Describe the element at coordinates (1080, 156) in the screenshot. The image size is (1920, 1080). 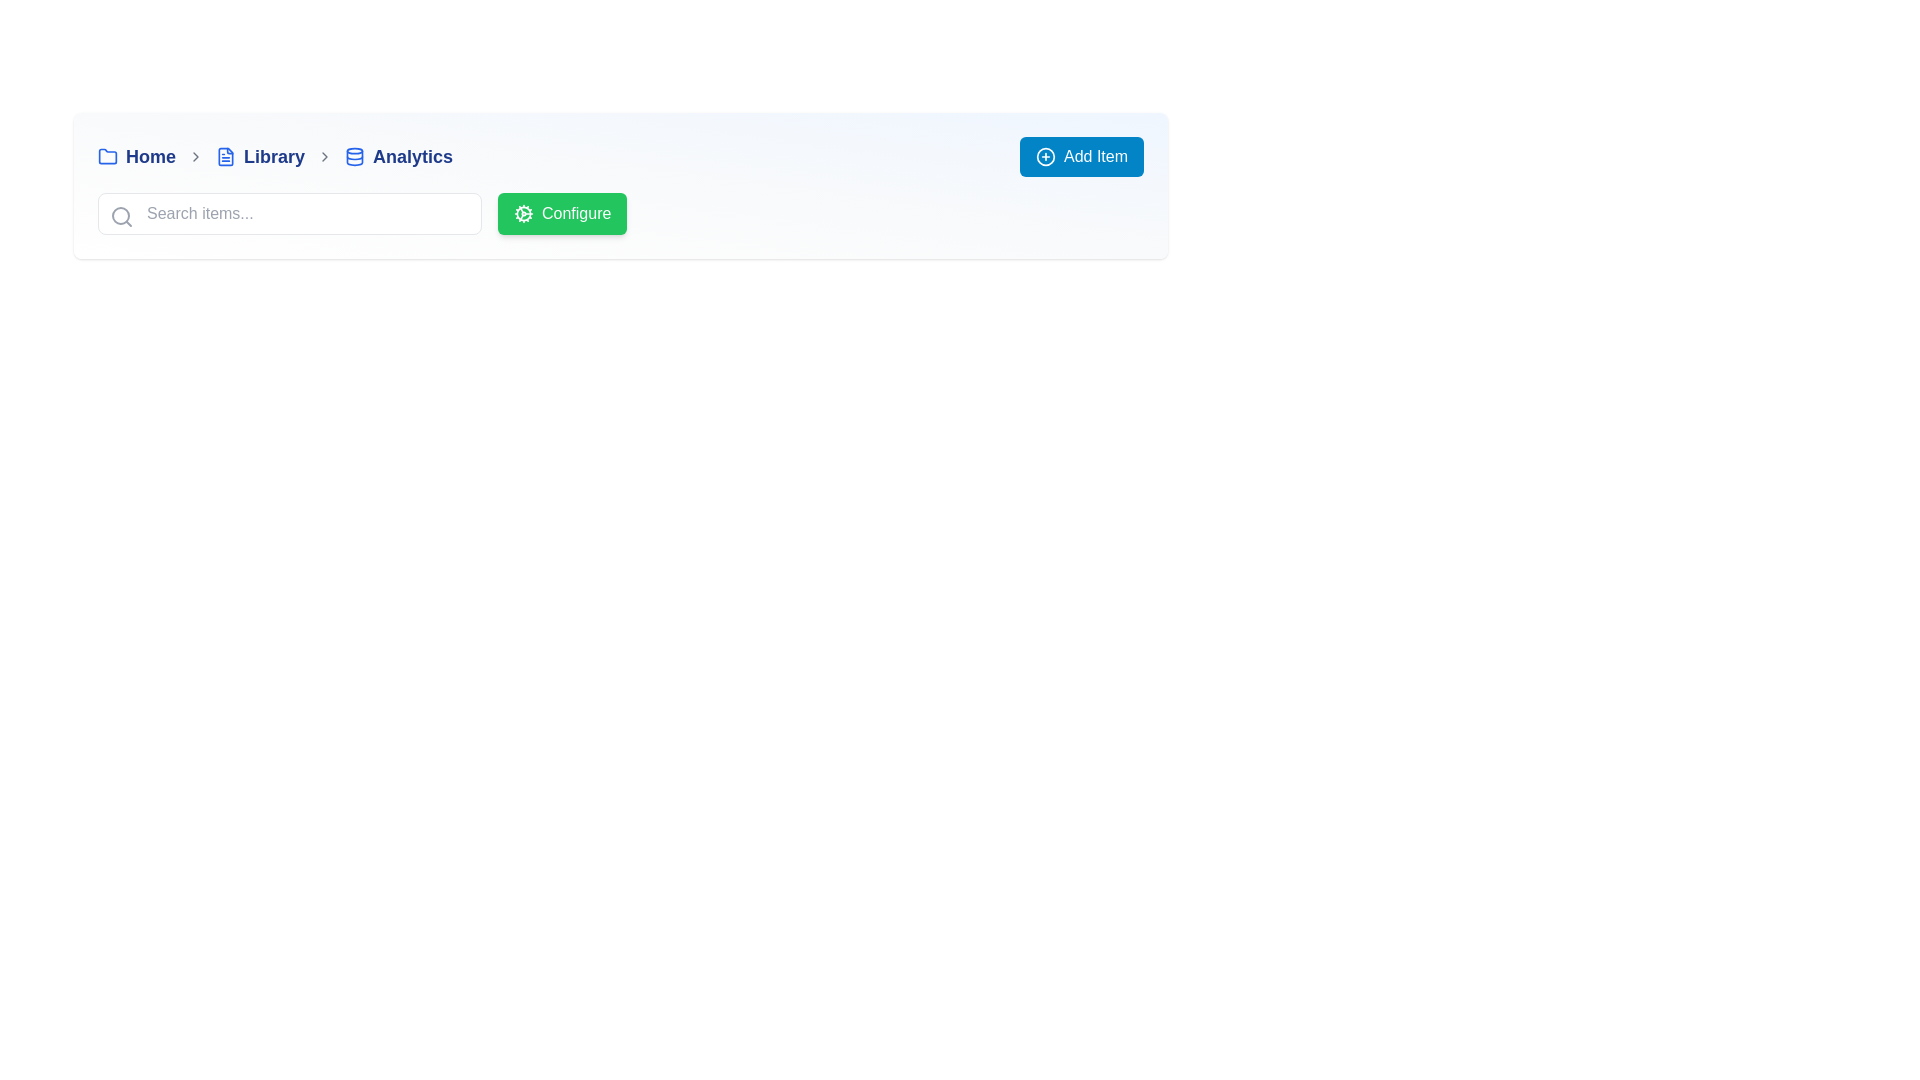
I see `the 'Add Item' button` at that location.